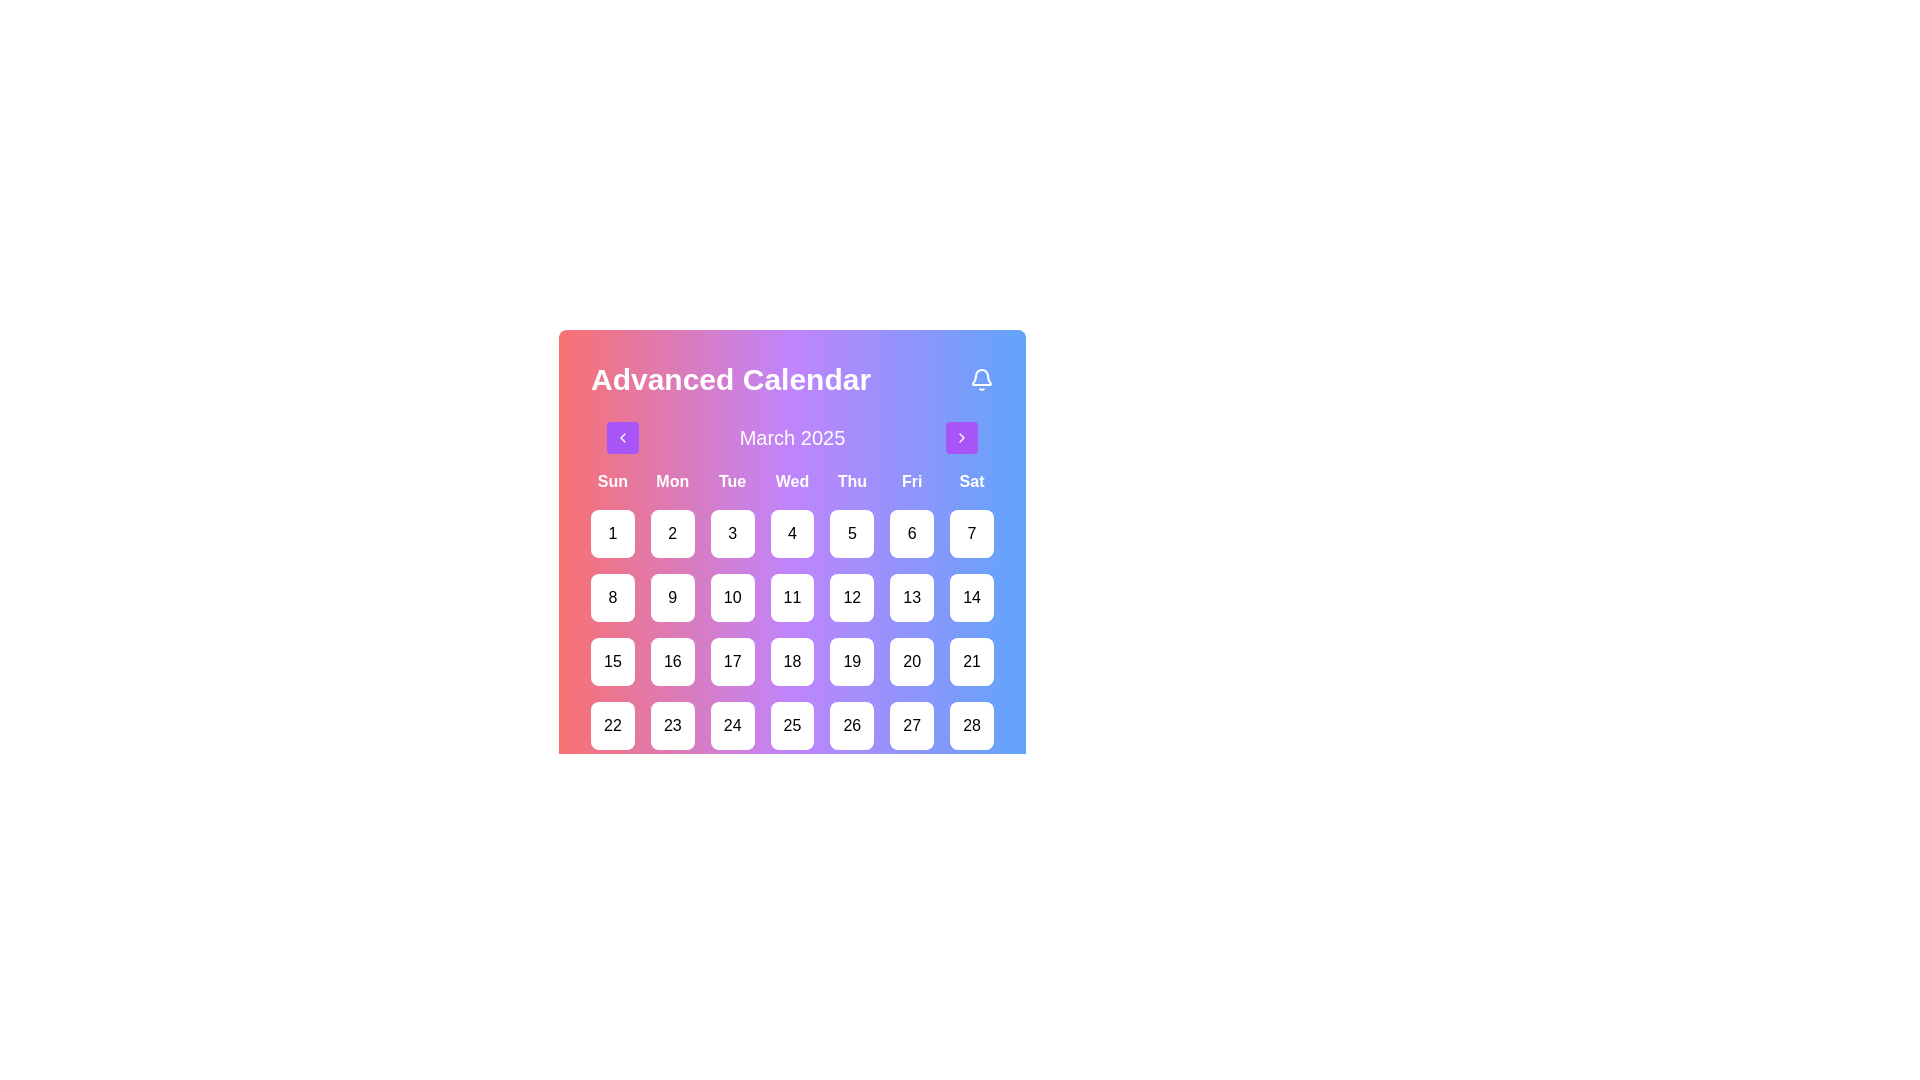 The height and width of the screenshot is (1080, 1920). What do you see at coordinates (611, 596) in the screenshot?
I see `the interactive date cell representing the date '8' in the calendar located in the second row under the 'Sun' column` at bounding box center [611, 596].